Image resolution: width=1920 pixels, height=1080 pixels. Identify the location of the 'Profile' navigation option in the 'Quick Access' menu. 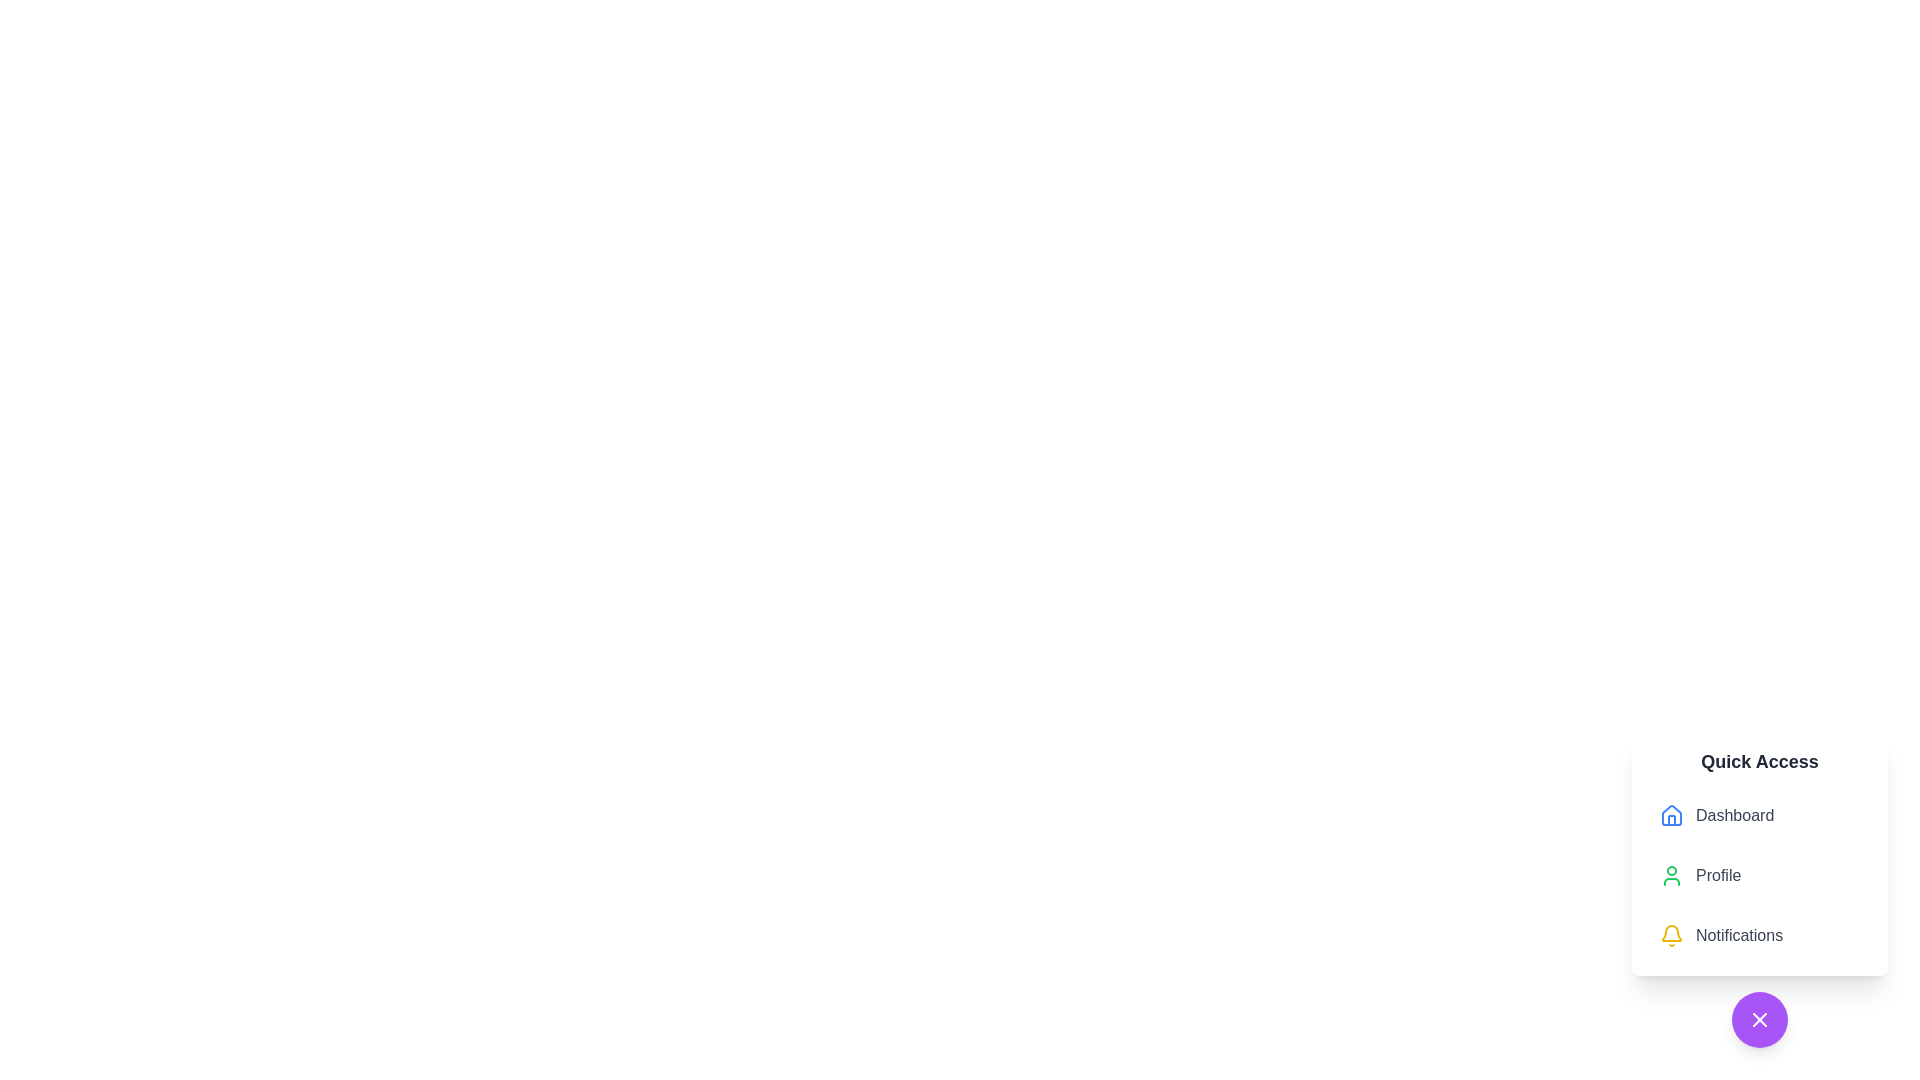
(1760, 889).